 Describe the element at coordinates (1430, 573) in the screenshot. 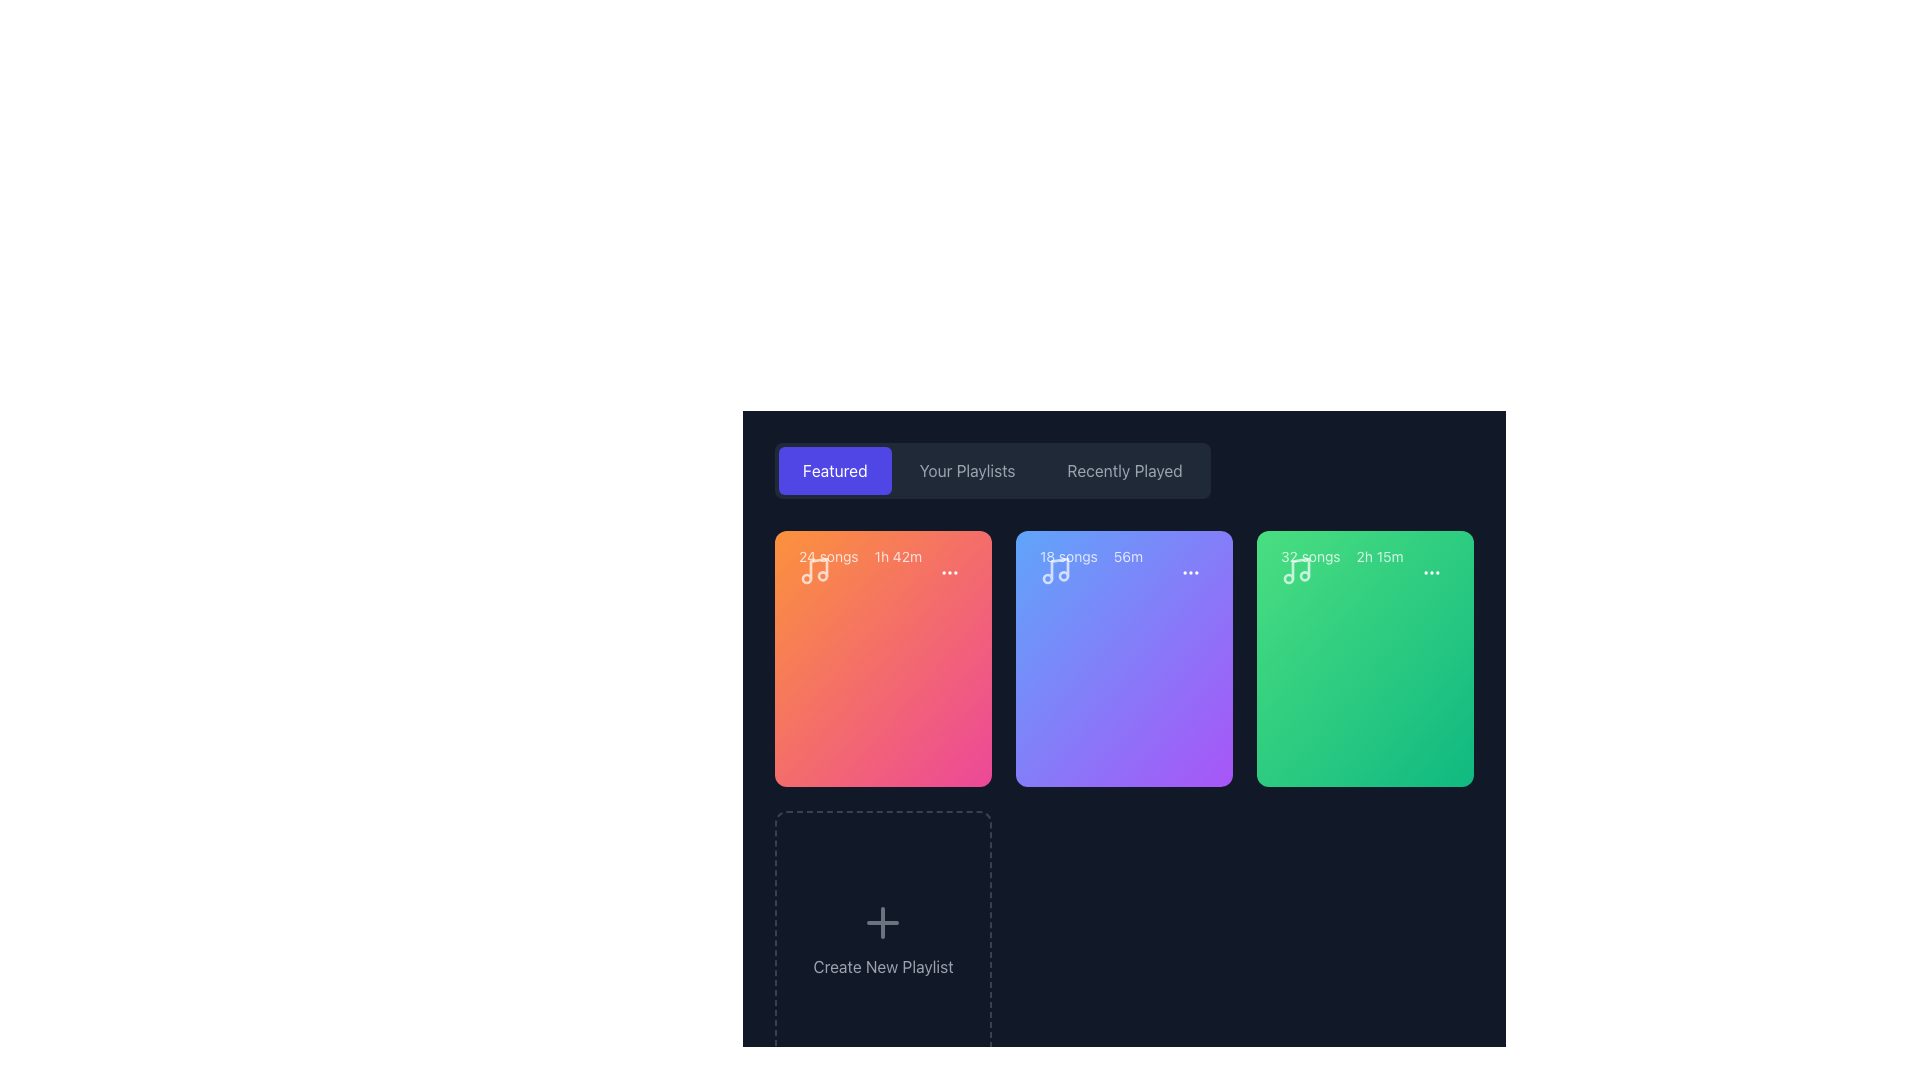

I see `the circular button in the top-right corner of the green playlist card` at that location.